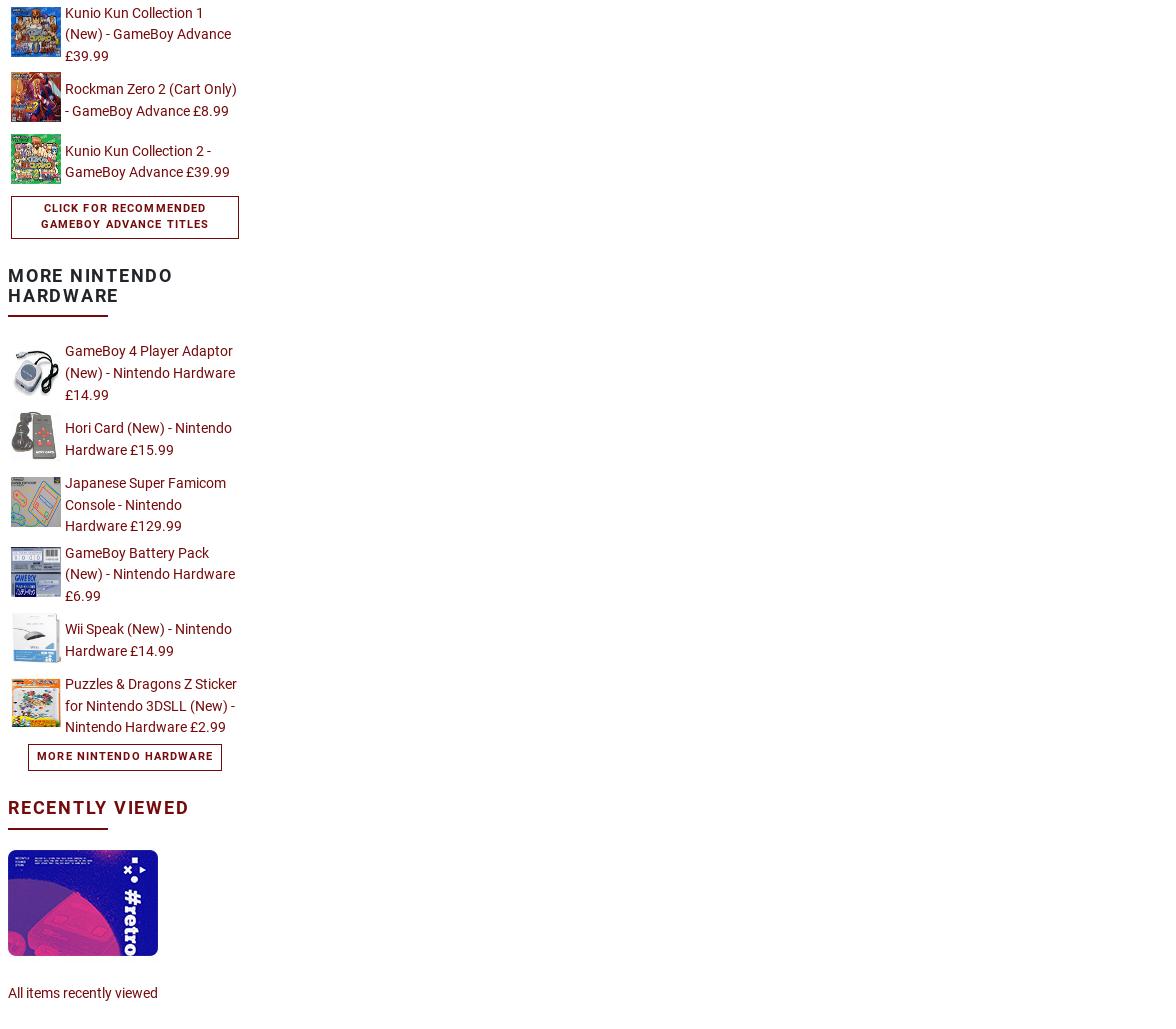  I want to click on 'Japanese Super Famicom Console - Nintendo Hardware £129.99', so click(65, 504).